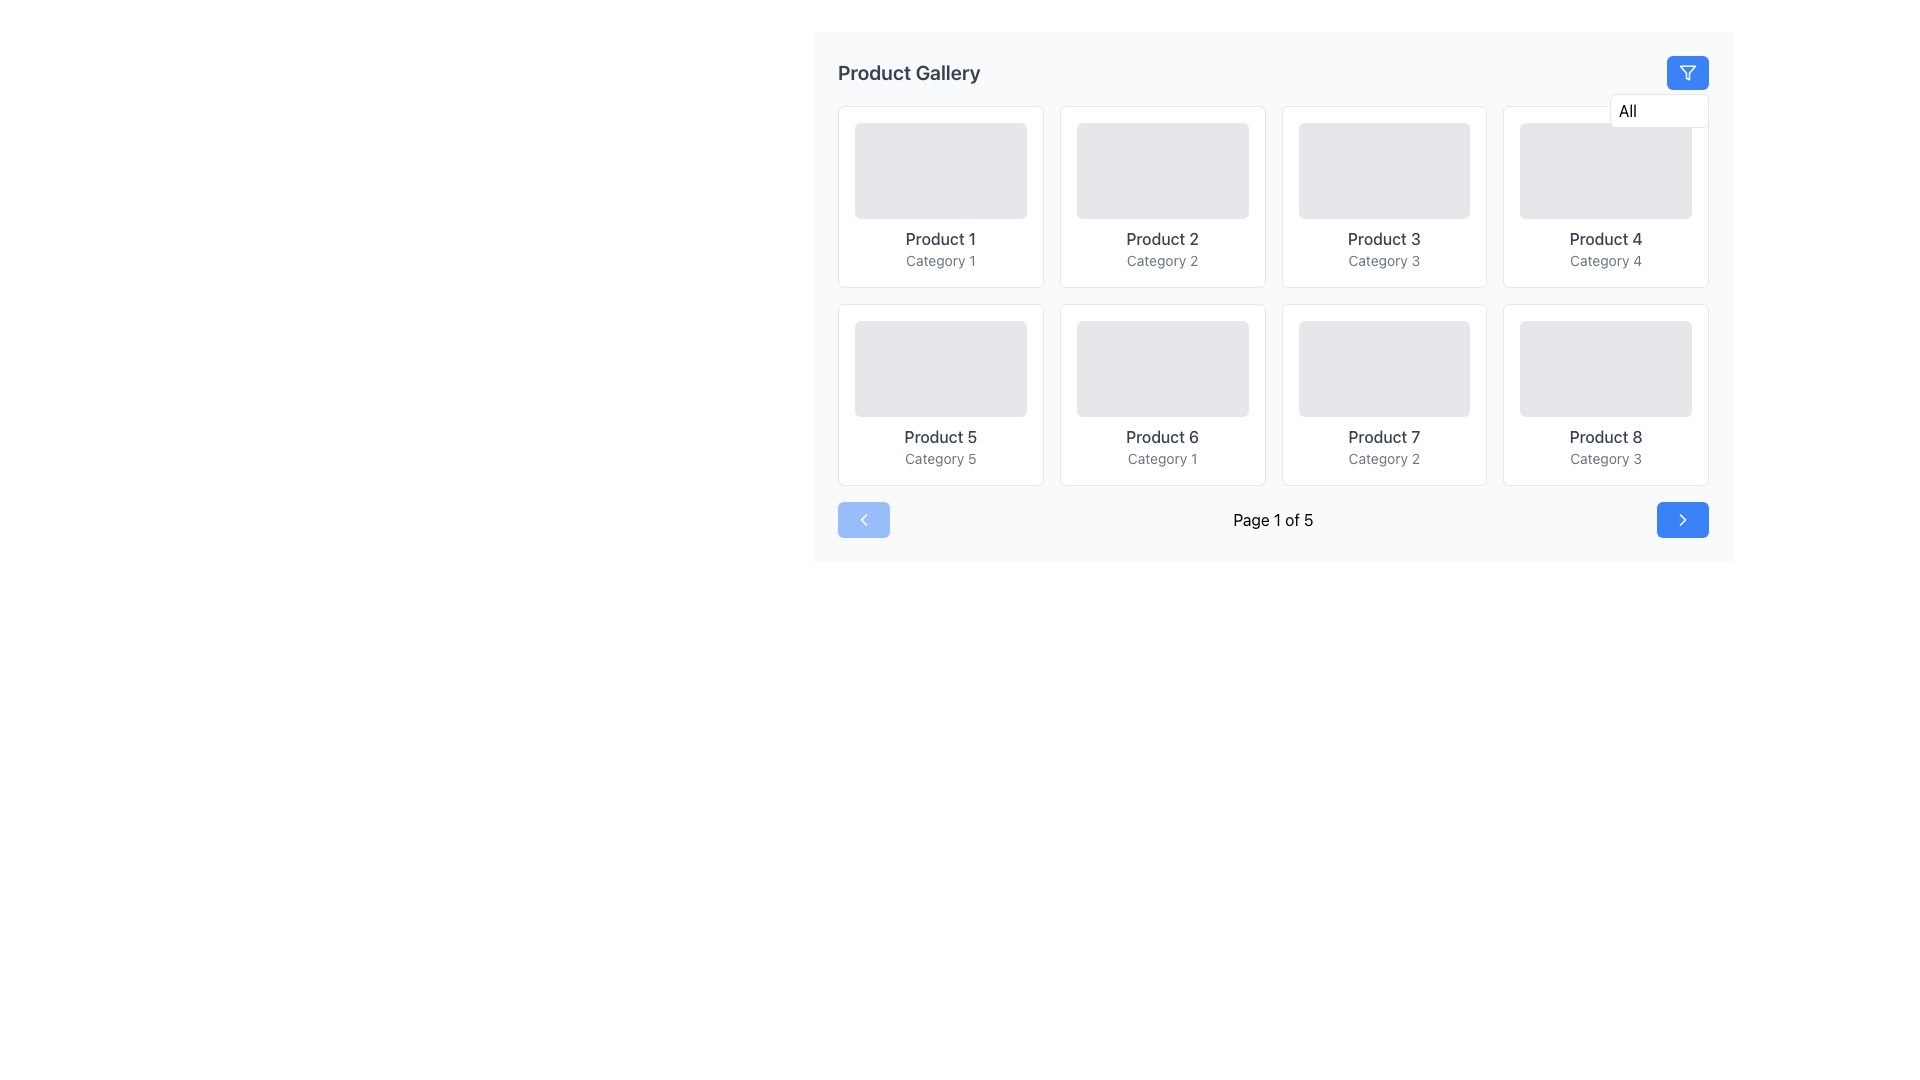  Describe the element at coordinates (1606, 435) in the screenshot. I see `the text label 'Product 8' in the bottom-right card of the product grid, which is displayed in gray color and positioned between an image placeholder and the category descriptor` at that location.